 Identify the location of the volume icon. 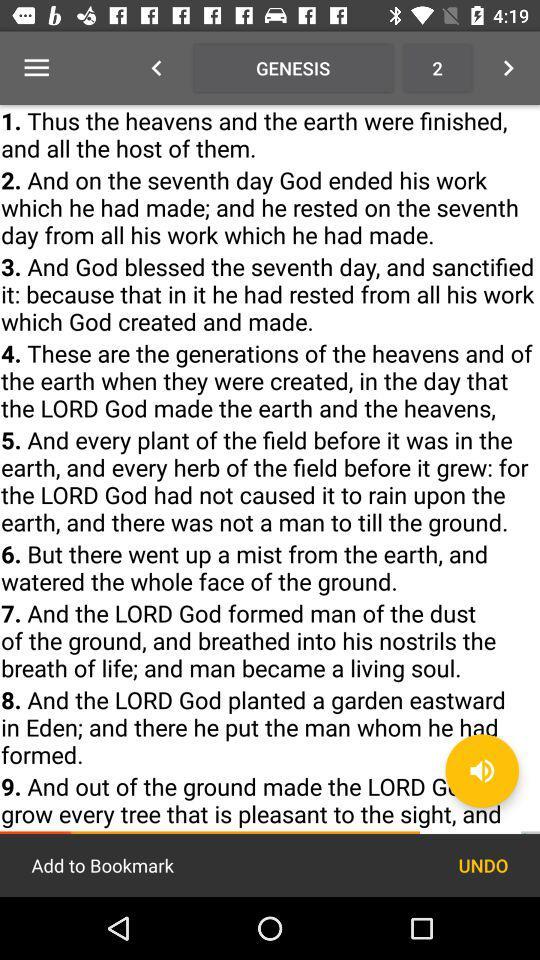
(481, 769).